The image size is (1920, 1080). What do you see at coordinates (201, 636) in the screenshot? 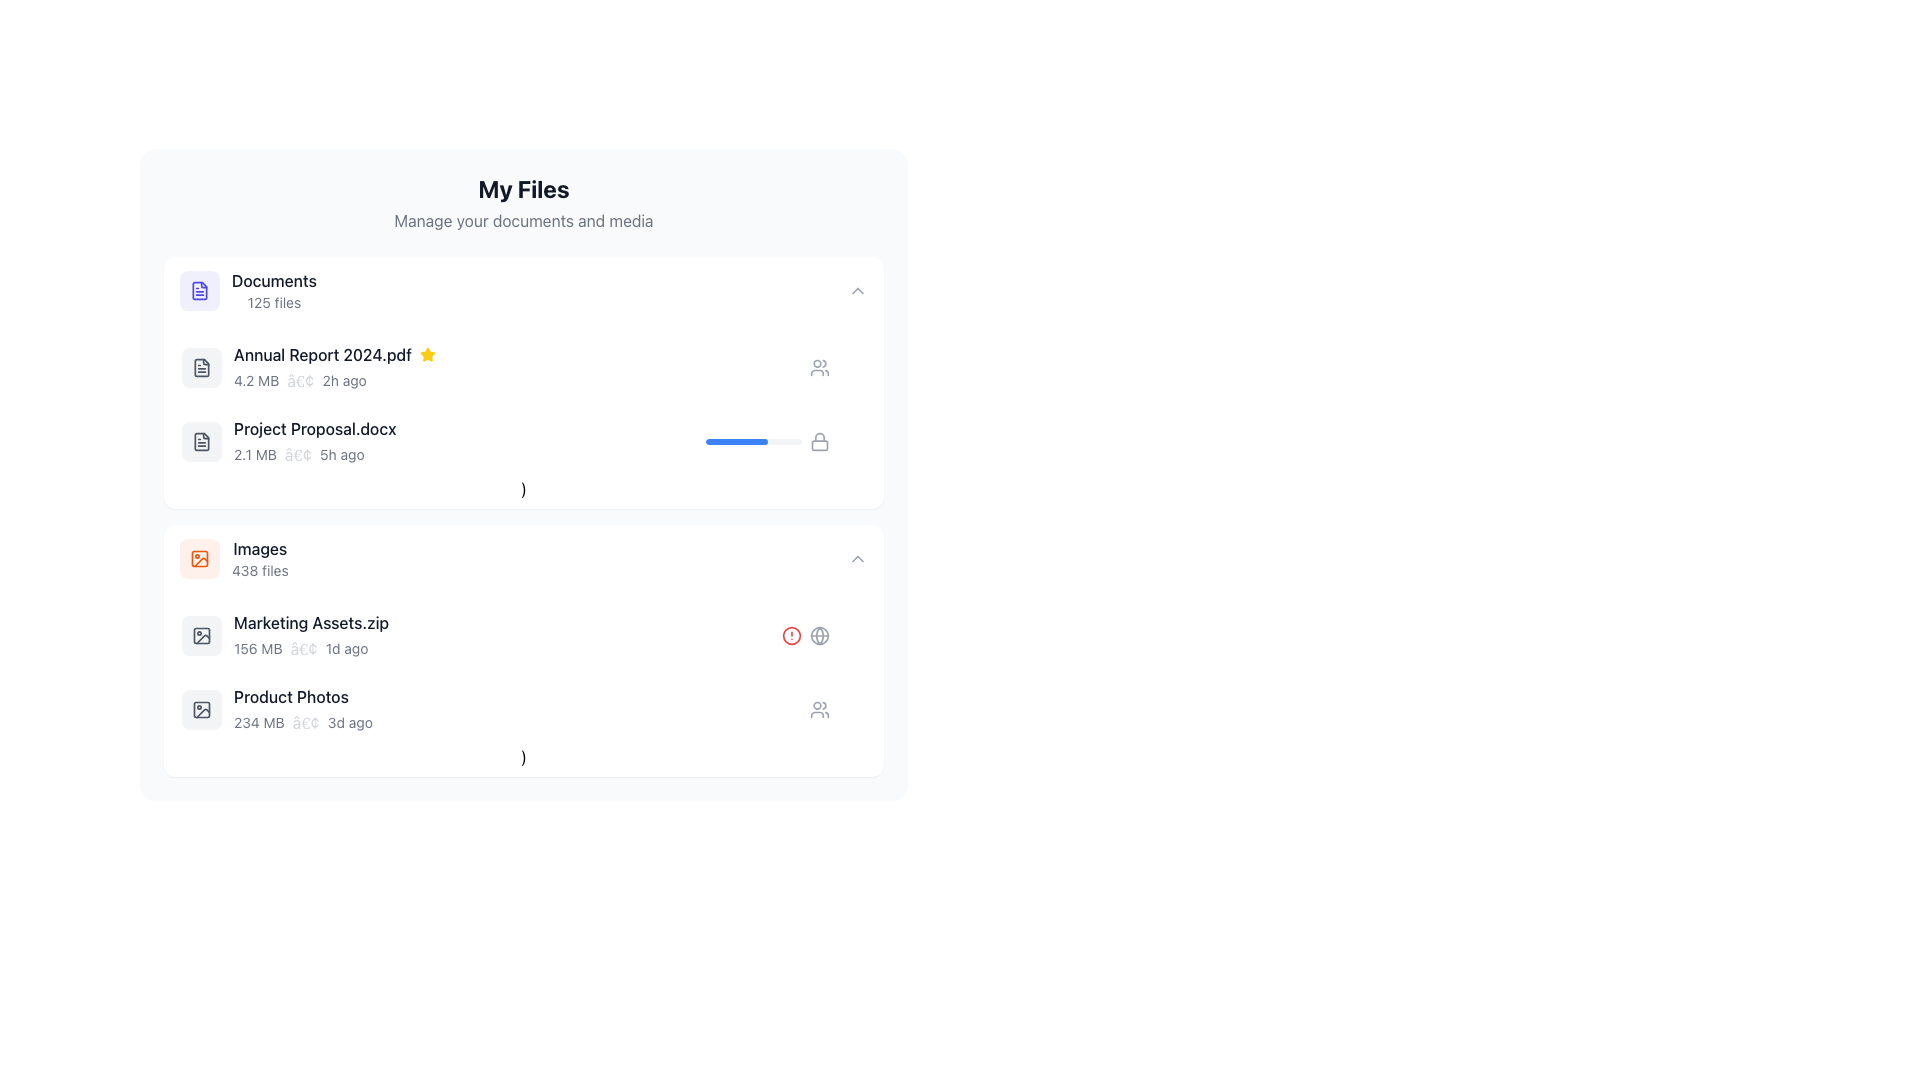
I see `the image thumbnail icon representing 'Marketing Assets.zip' in the 'Images' section` at bounding box center [201, 636].